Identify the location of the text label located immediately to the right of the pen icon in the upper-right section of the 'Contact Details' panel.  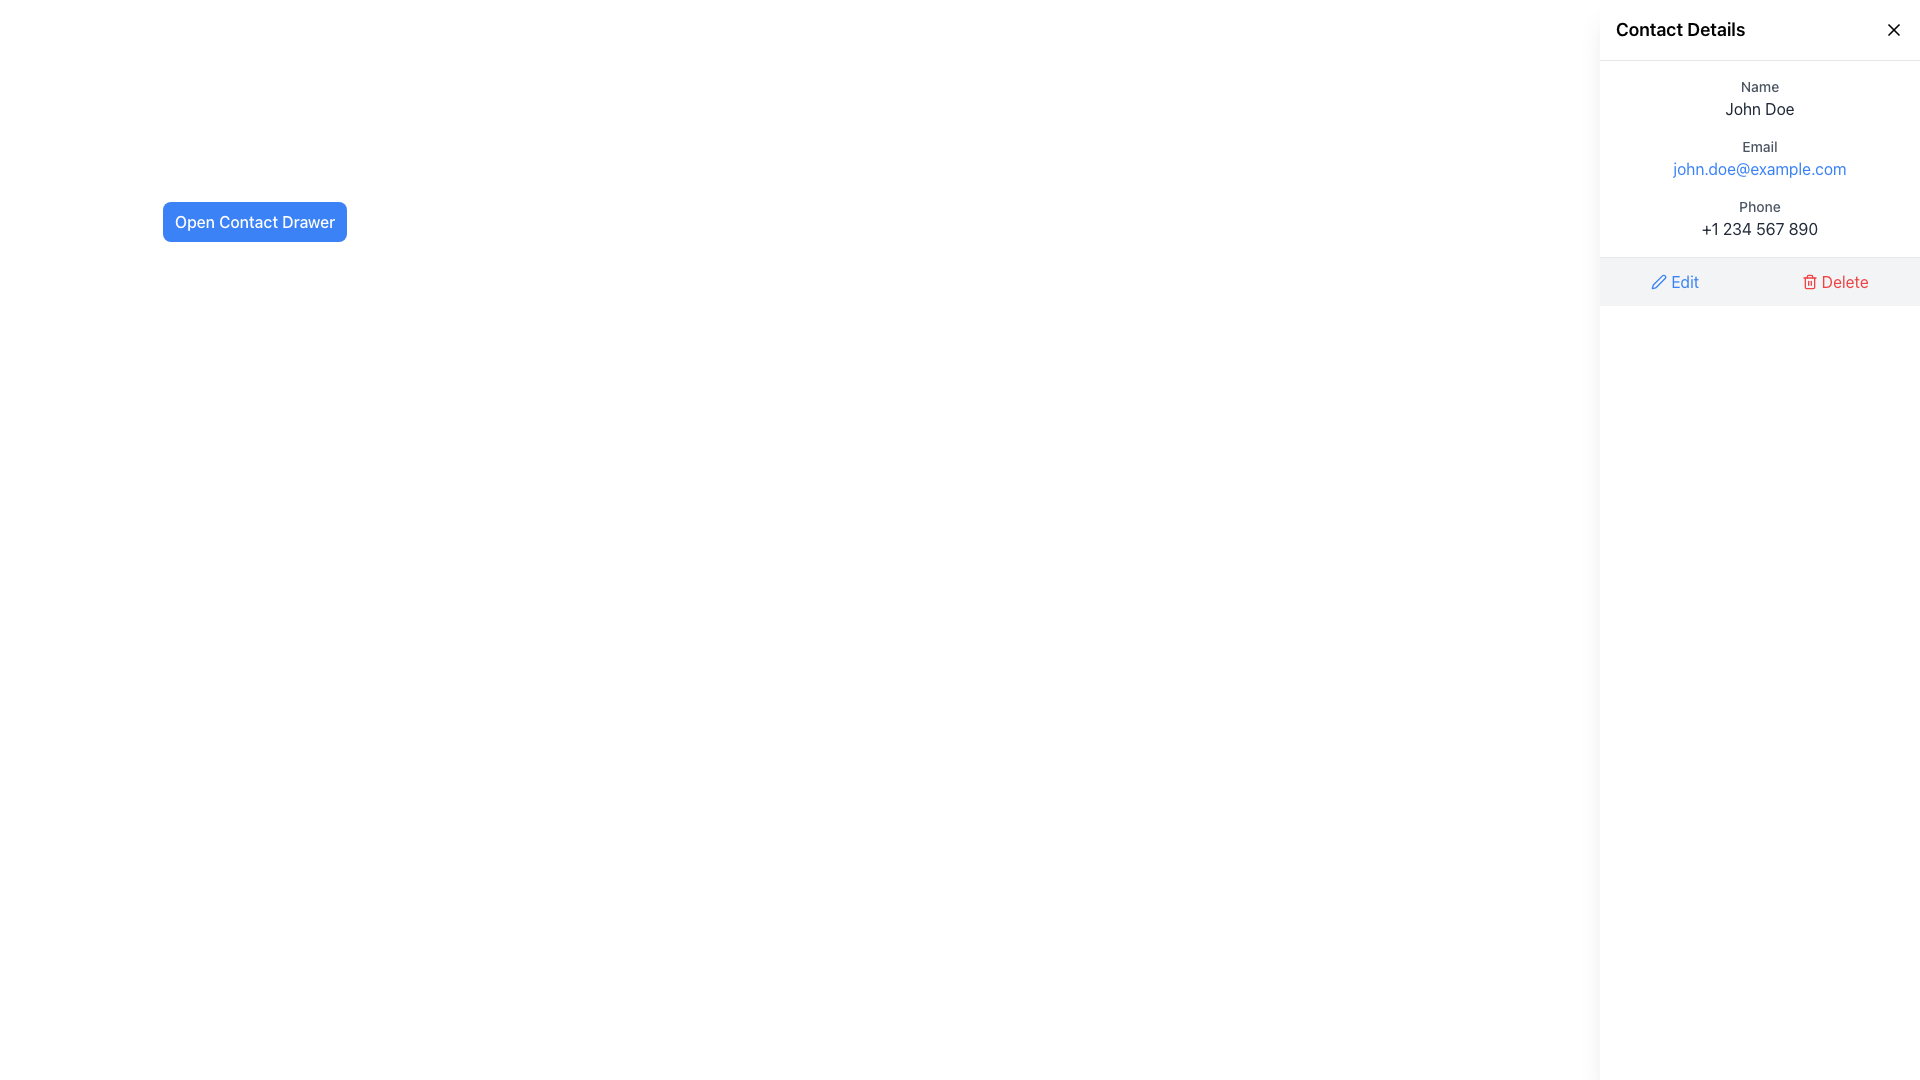
(1683, 281).